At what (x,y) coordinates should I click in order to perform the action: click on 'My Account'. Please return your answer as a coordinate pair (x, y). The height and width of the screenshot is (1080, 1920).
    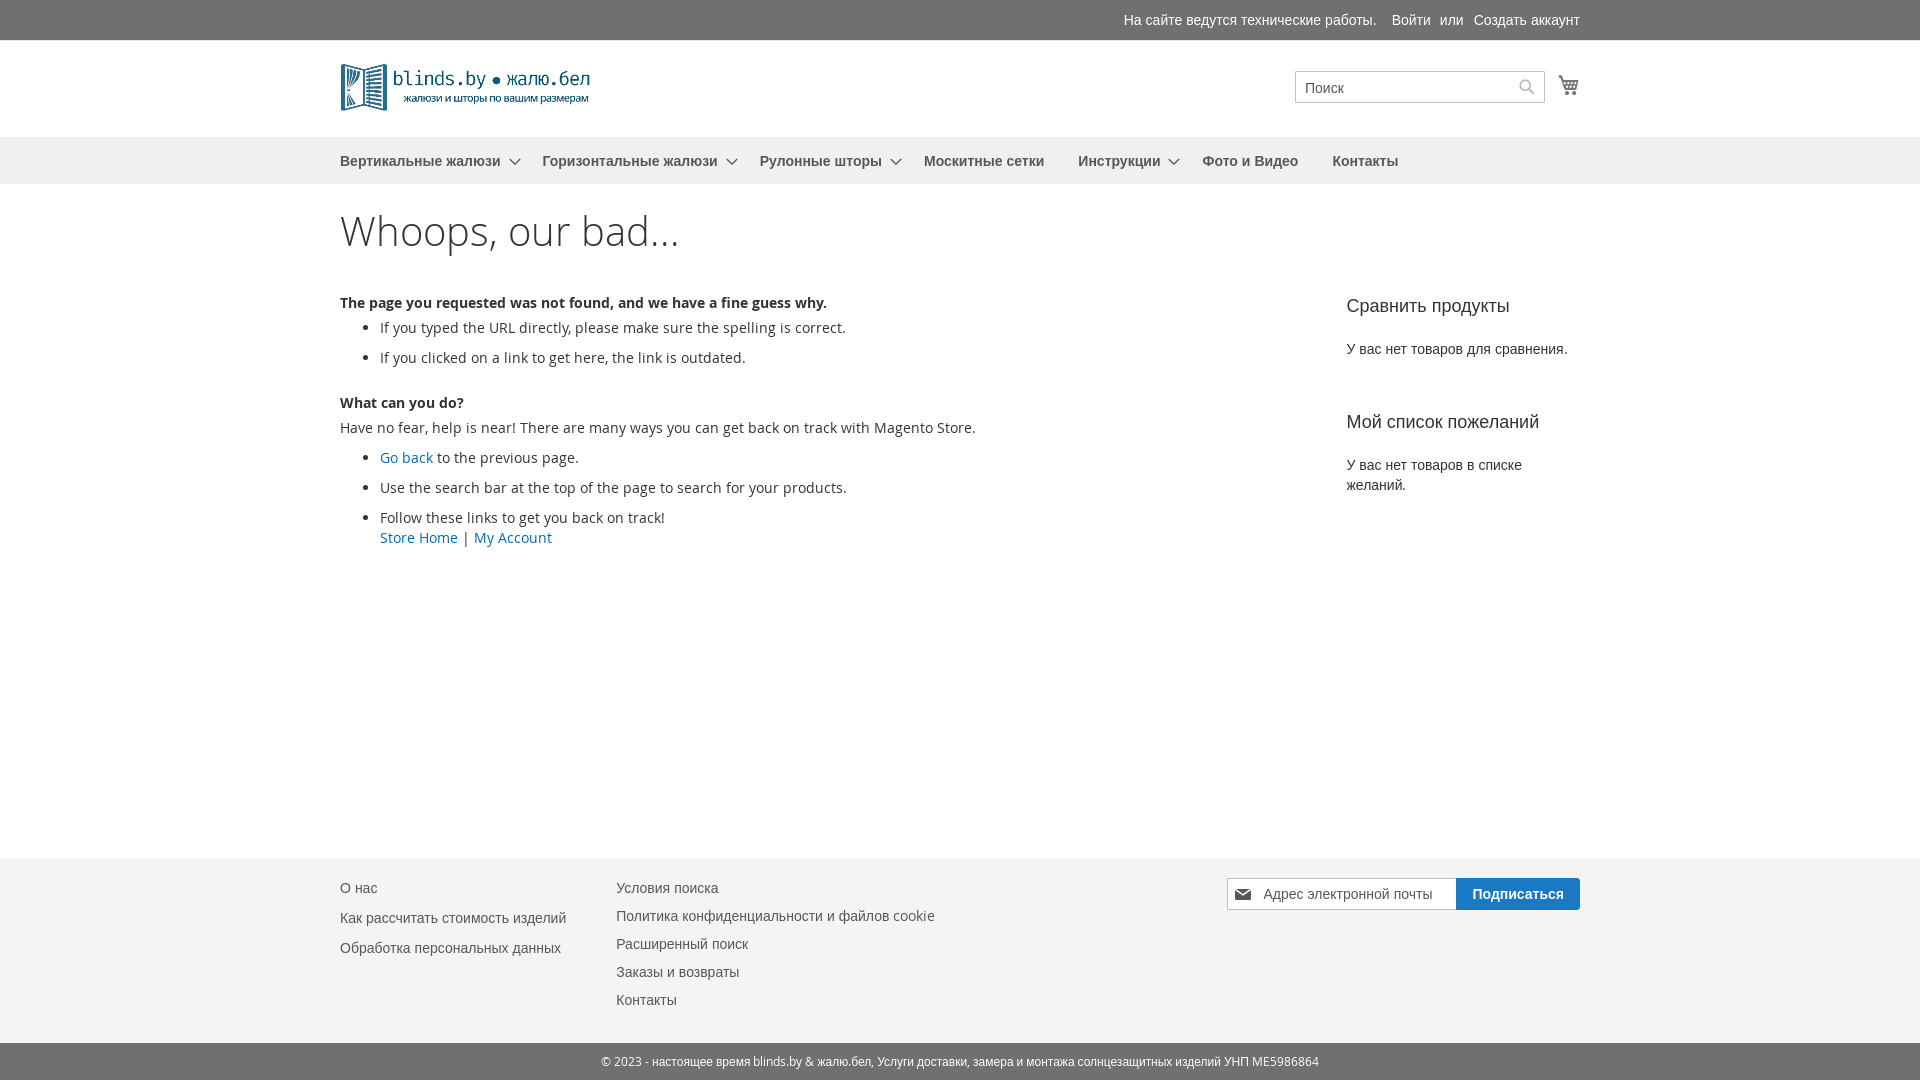
    Looking at the image, I should click on (473, 536).